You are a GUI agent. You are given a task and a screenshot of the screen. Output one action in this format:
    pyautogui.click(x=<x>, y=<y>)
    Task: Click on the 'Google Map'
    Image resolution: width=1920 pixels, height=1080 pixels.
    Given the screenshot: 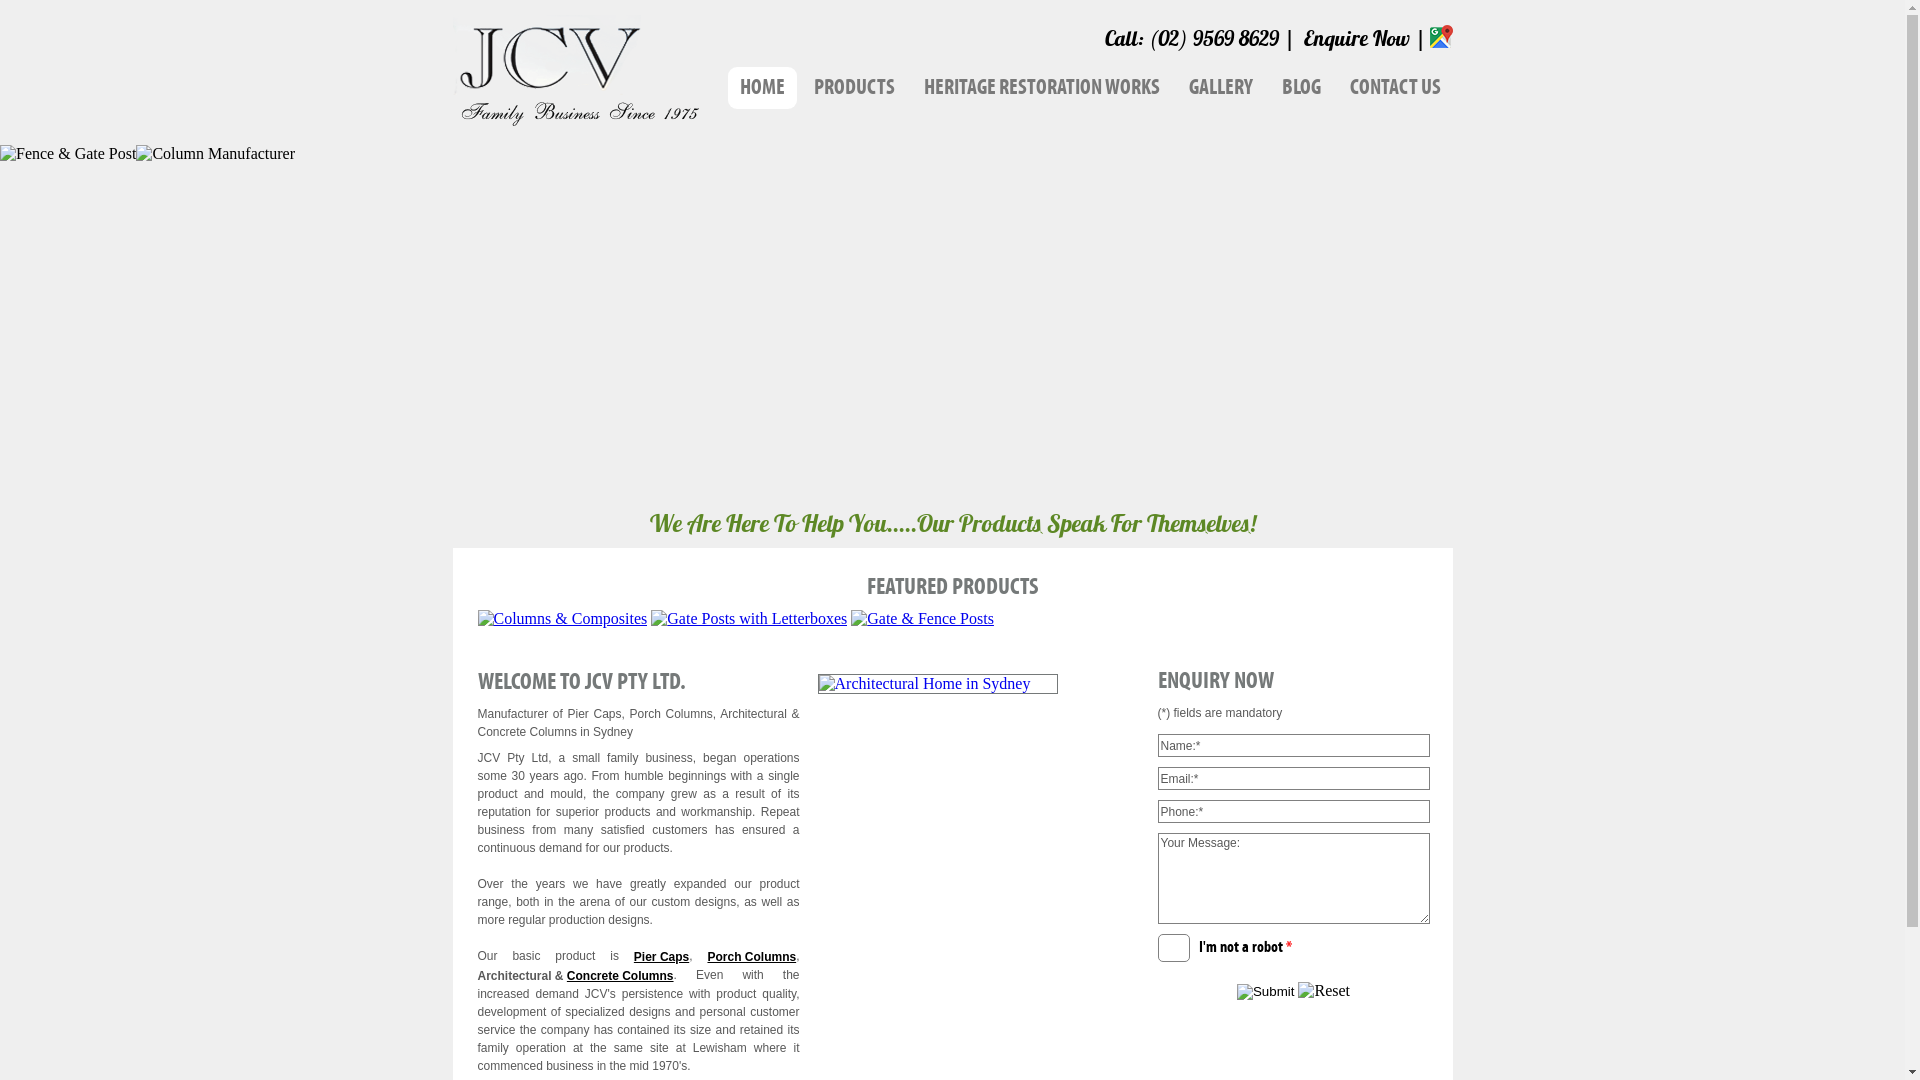 What is the action you would take?
    pyautogui.click(x=1429, y=34)
    